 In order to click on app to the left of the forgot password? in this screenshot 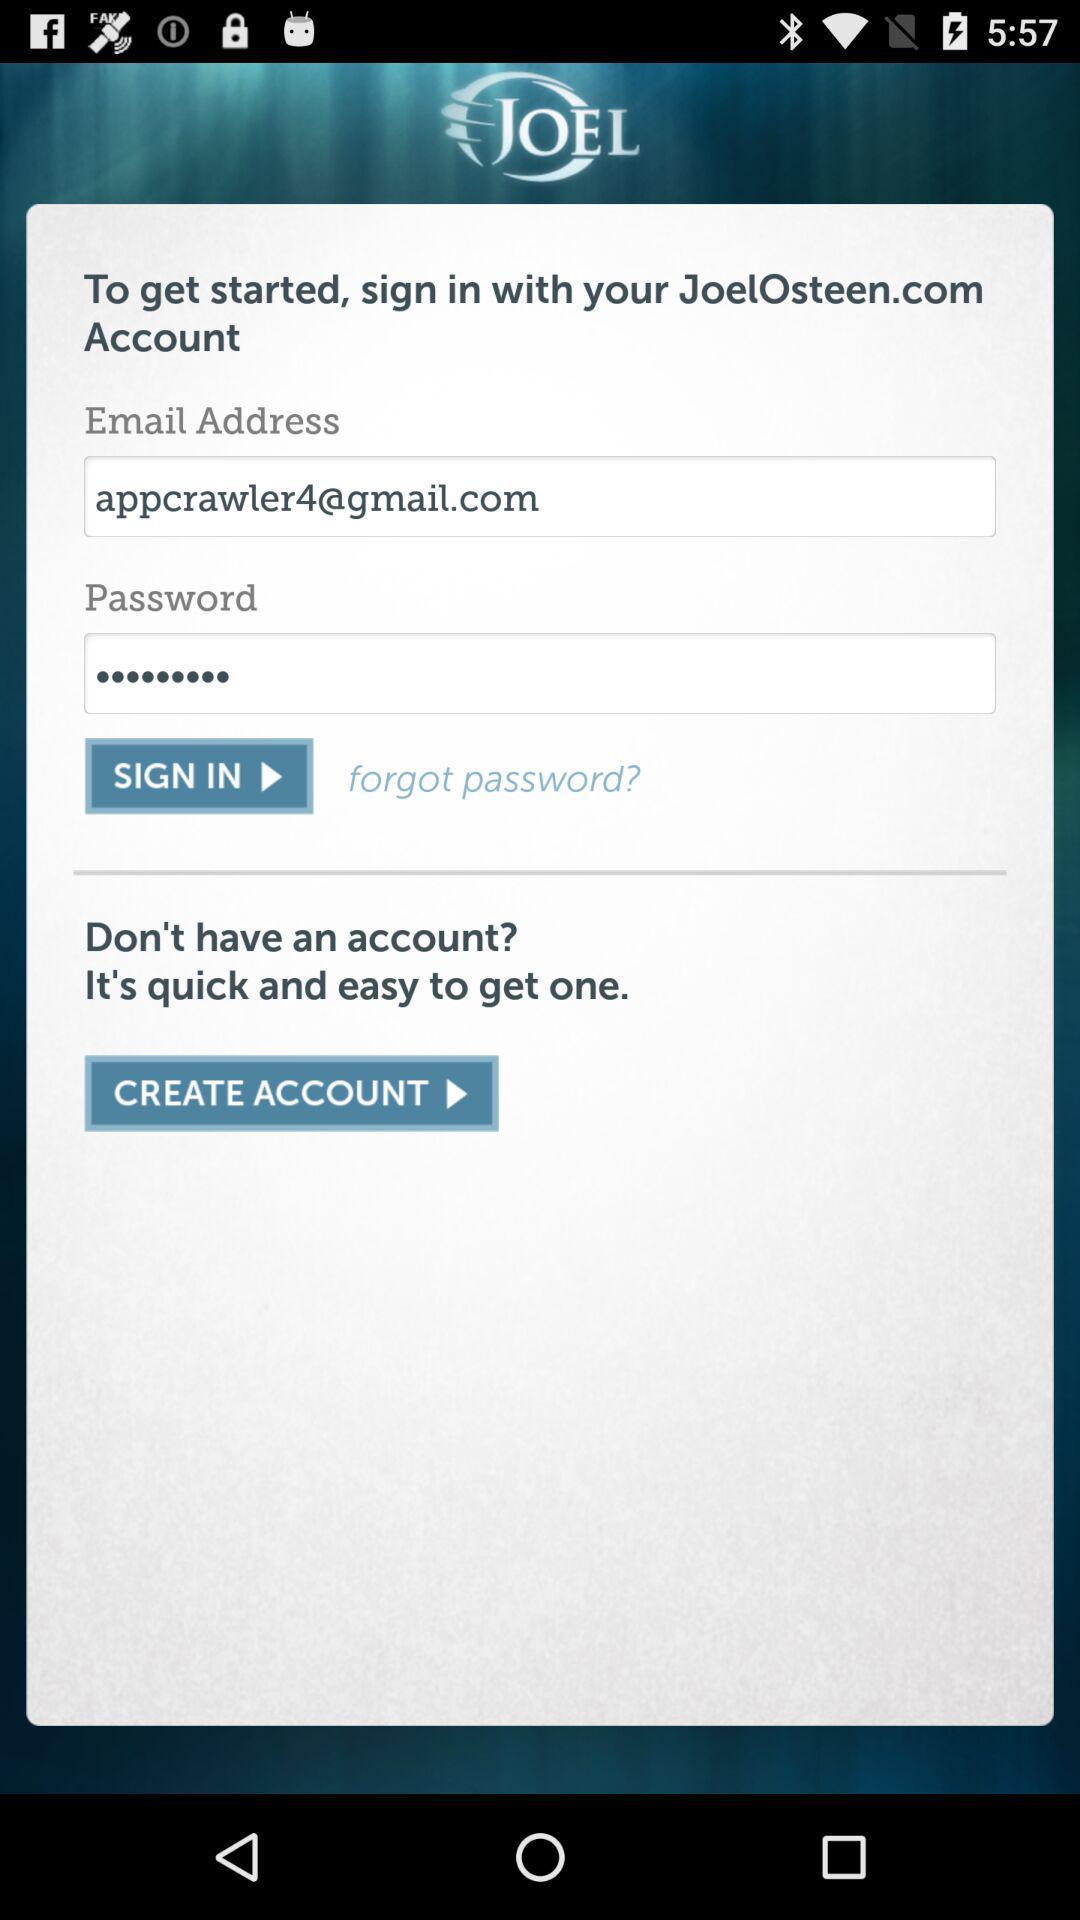, I will do `click(198, 775)`.